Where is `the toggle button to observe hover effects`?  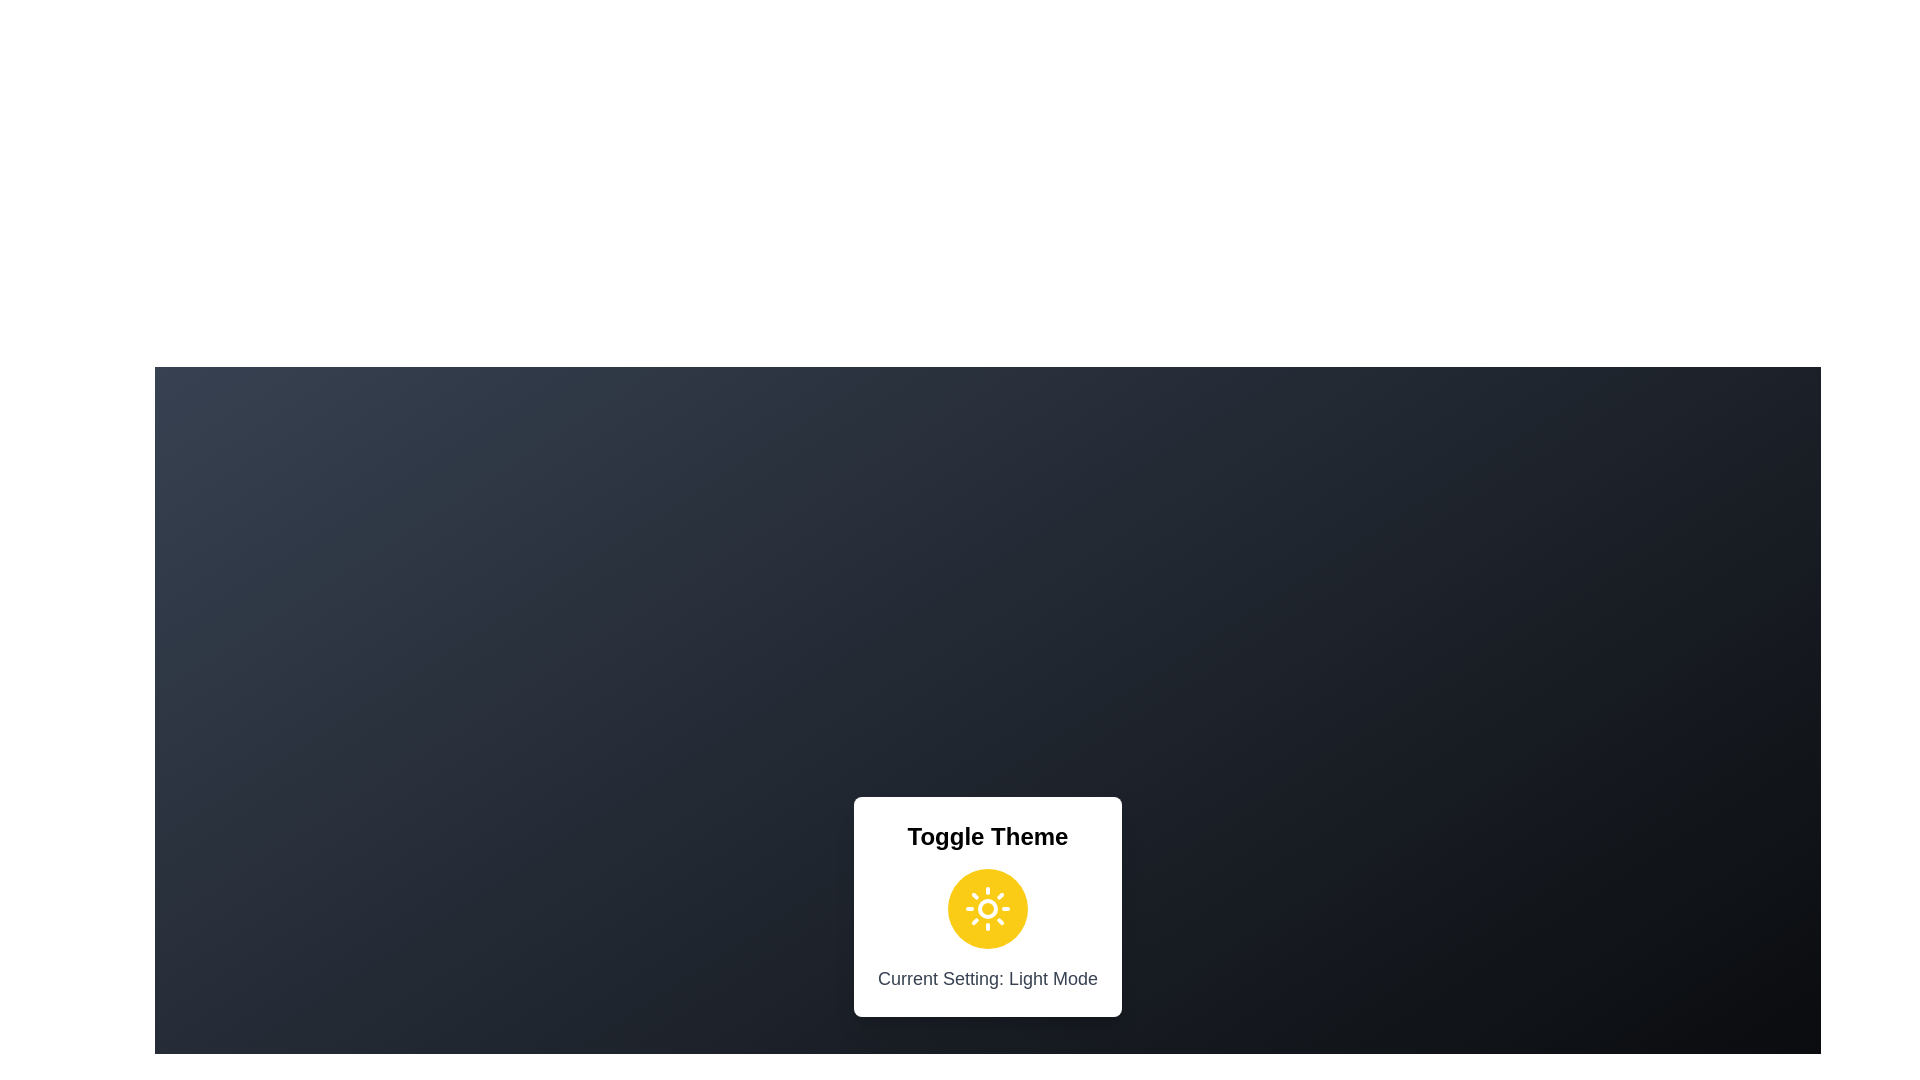
the toggle button to observe hover effects is located at coordinates (988, 909).